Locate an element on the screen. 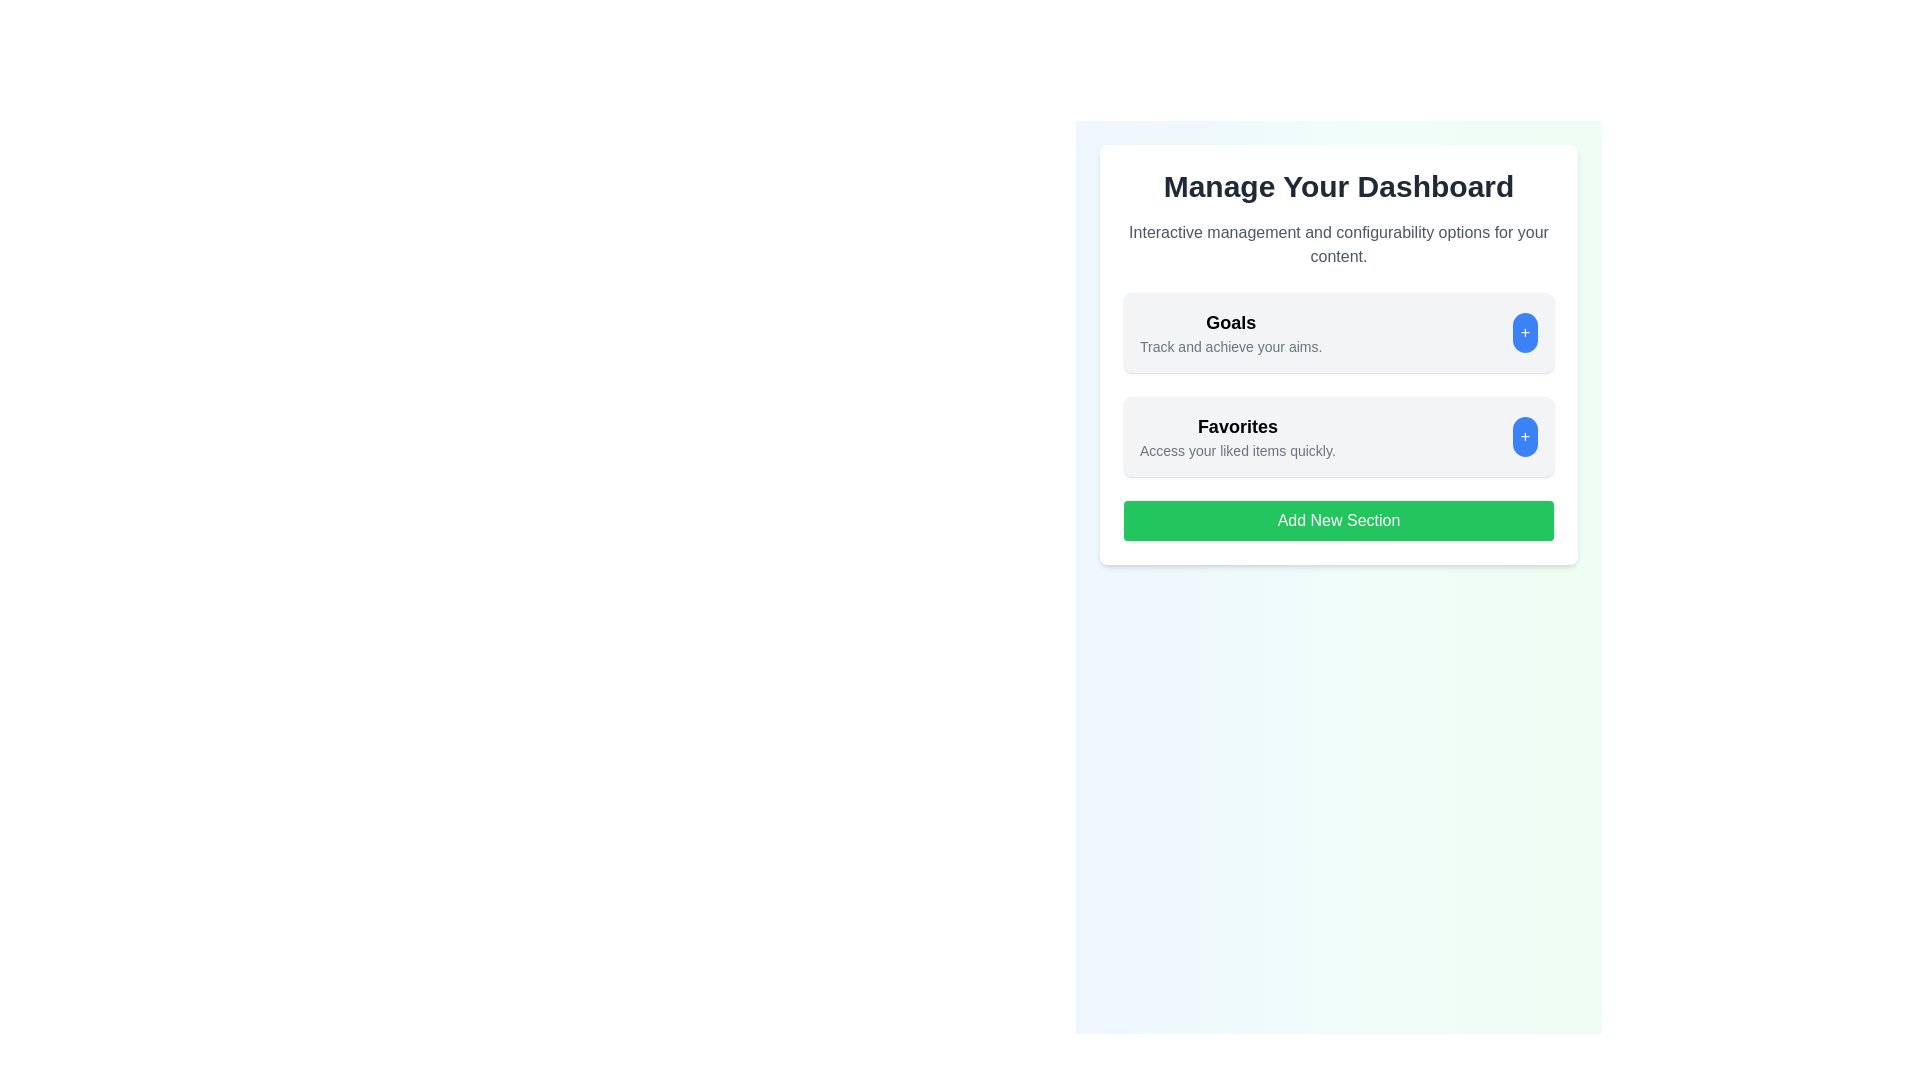 This screenshot has height=1080, width=1920. the 'Favorites' text label with description, which includes a bold 'Favorites' title and a smaller description below it, located in the middle-right section of the interface is located at coordinates (1236, 435).